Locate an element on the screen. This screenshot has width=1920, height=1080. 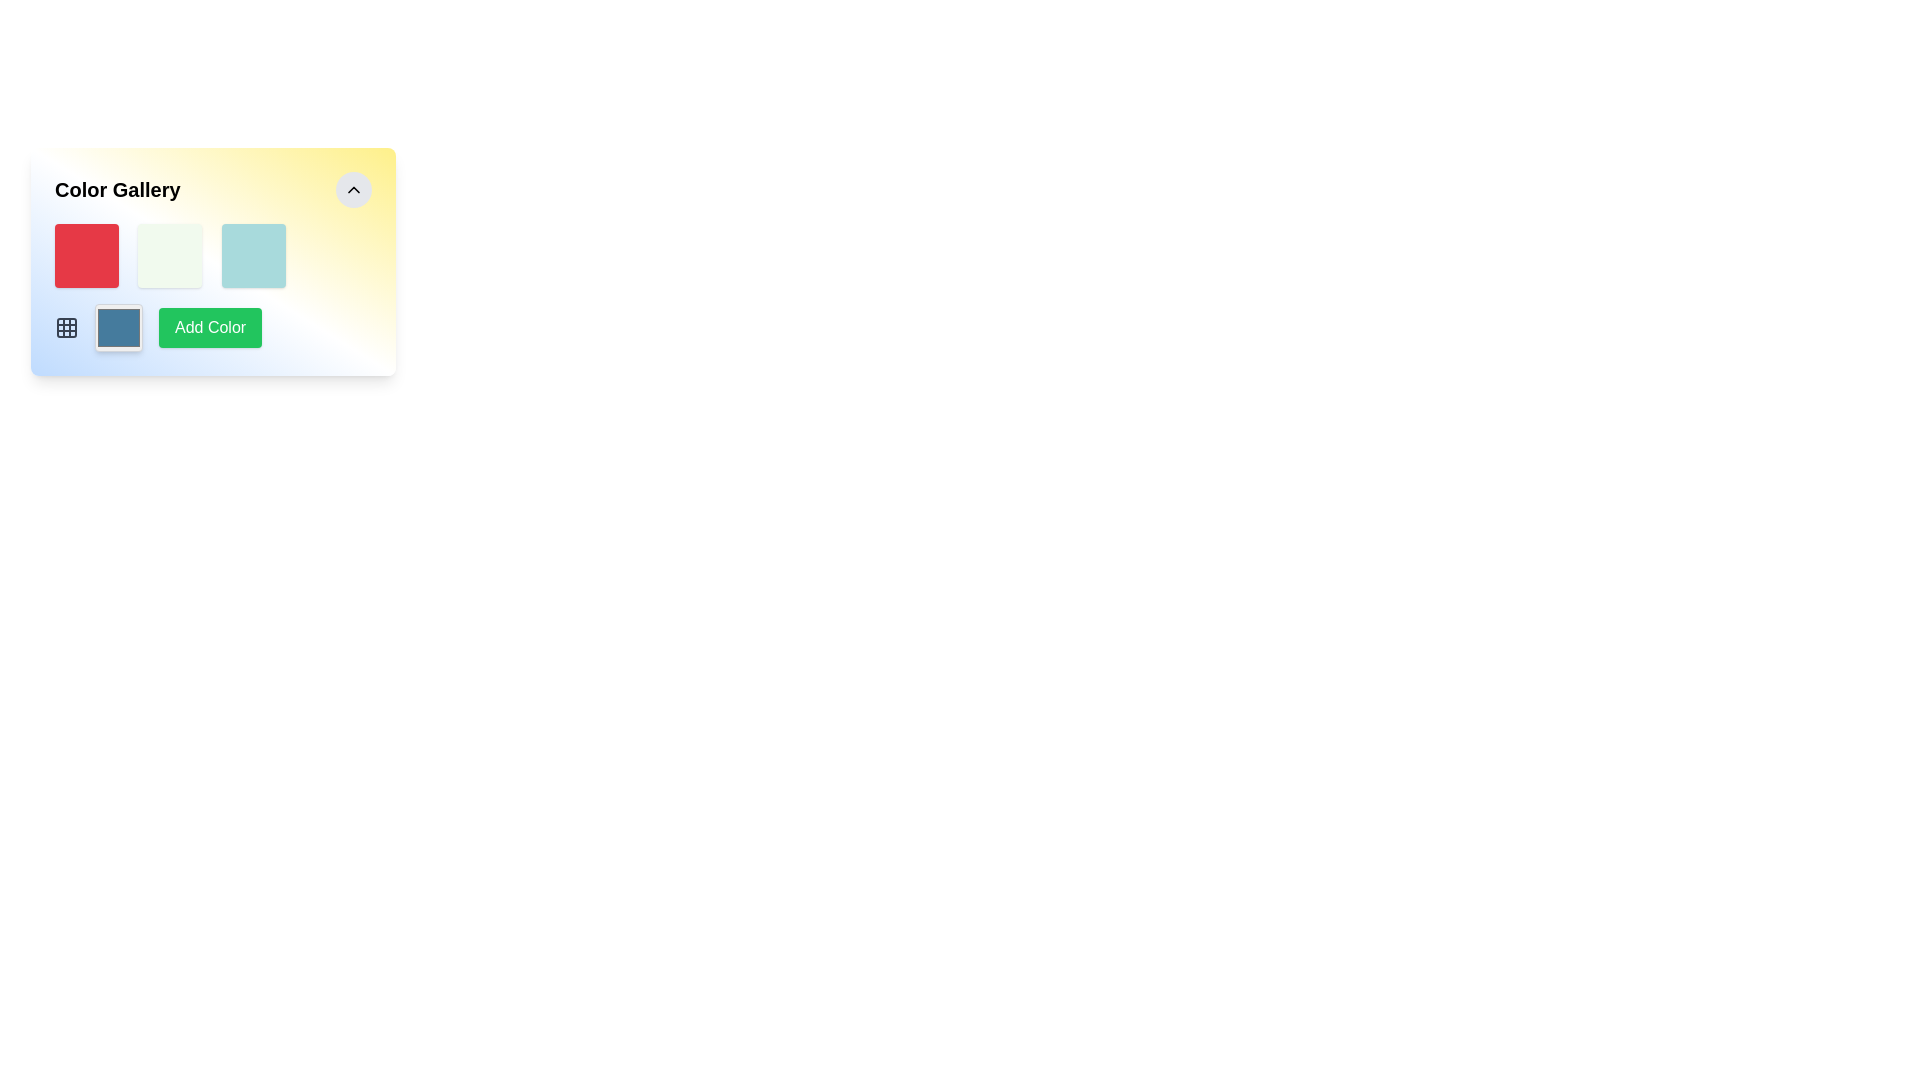
the square UI component with rounded corners and light cyan background located in the grid layout, which is the third item in the row is located at coordinates (252, 254).